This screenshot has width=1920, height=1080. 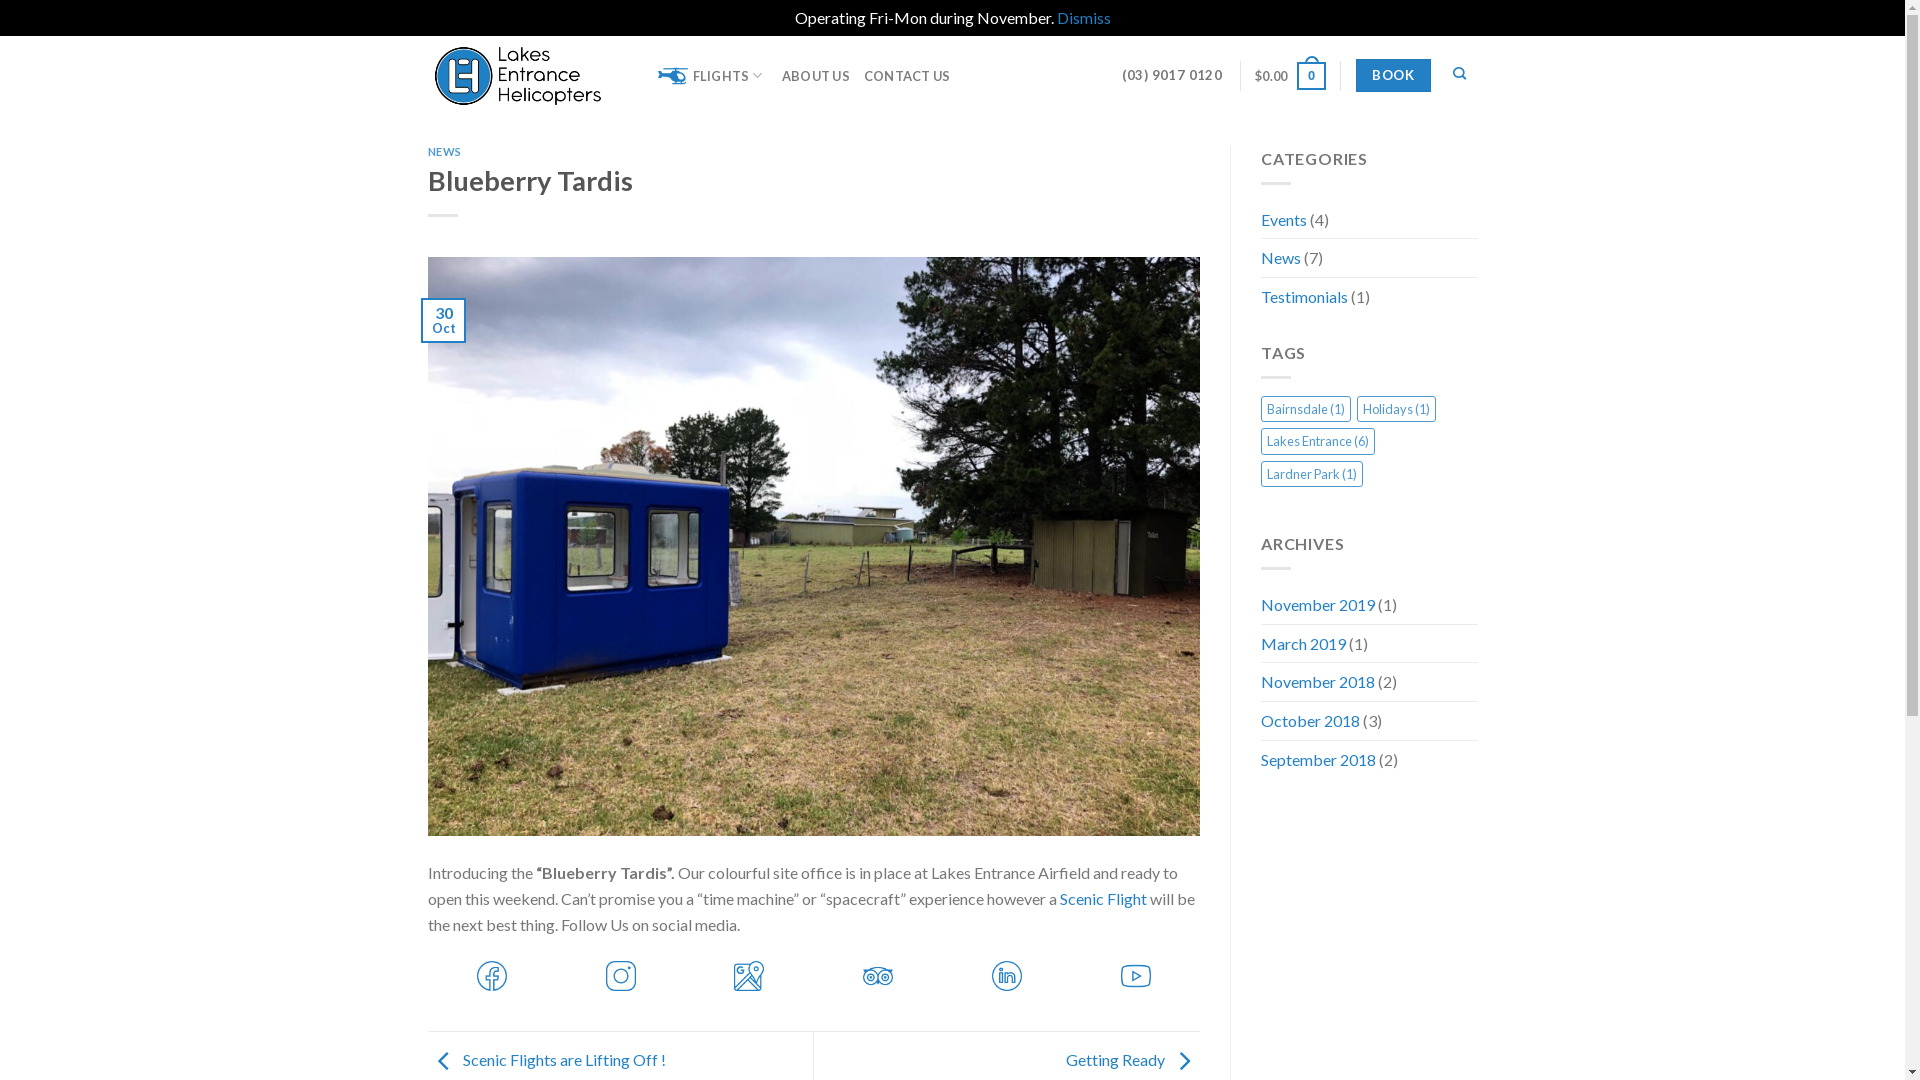 I want to click on 'Facebook', so click(x=492, y=973).